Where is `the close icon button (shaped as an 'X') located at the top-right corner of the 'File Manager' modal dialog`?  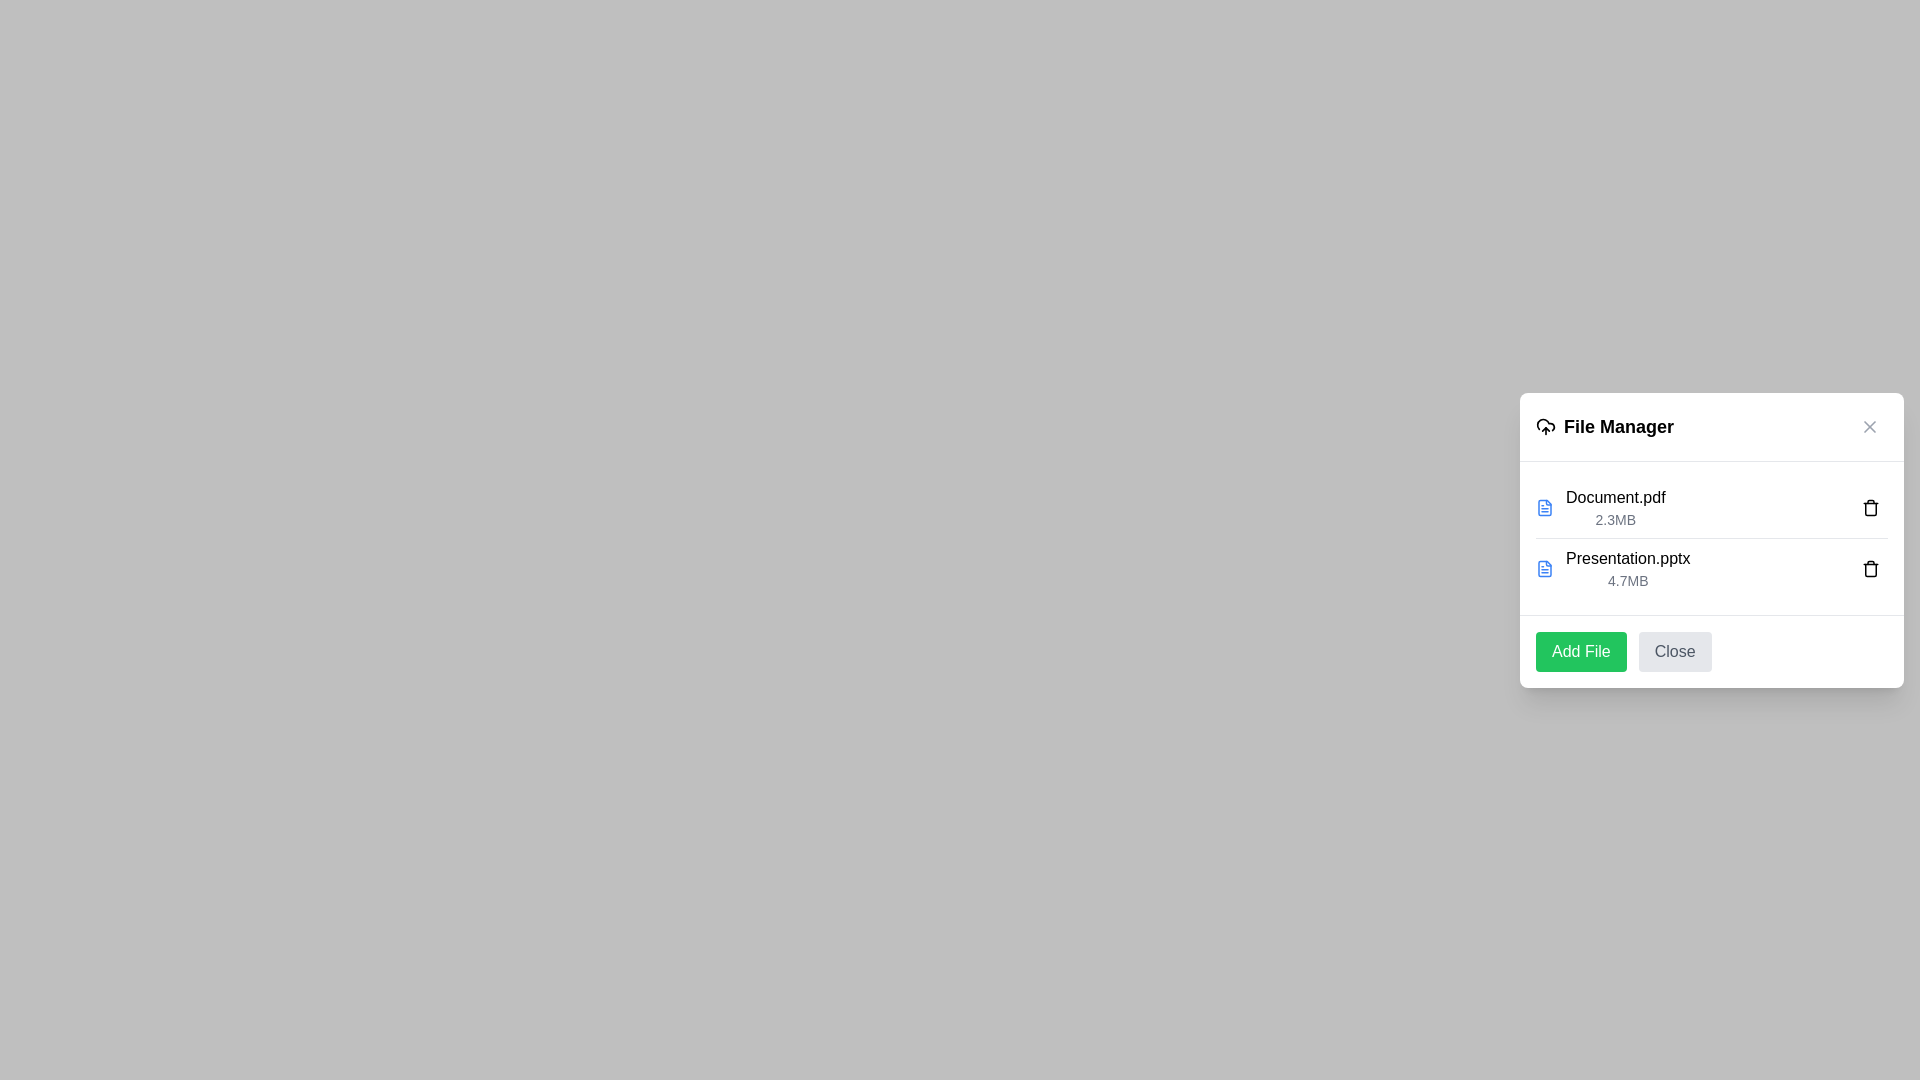
the close icon button (shaped as an 'X') located at the top-right corner of the 'File Manager' modal dialog is located at coordinates (1869, 424).